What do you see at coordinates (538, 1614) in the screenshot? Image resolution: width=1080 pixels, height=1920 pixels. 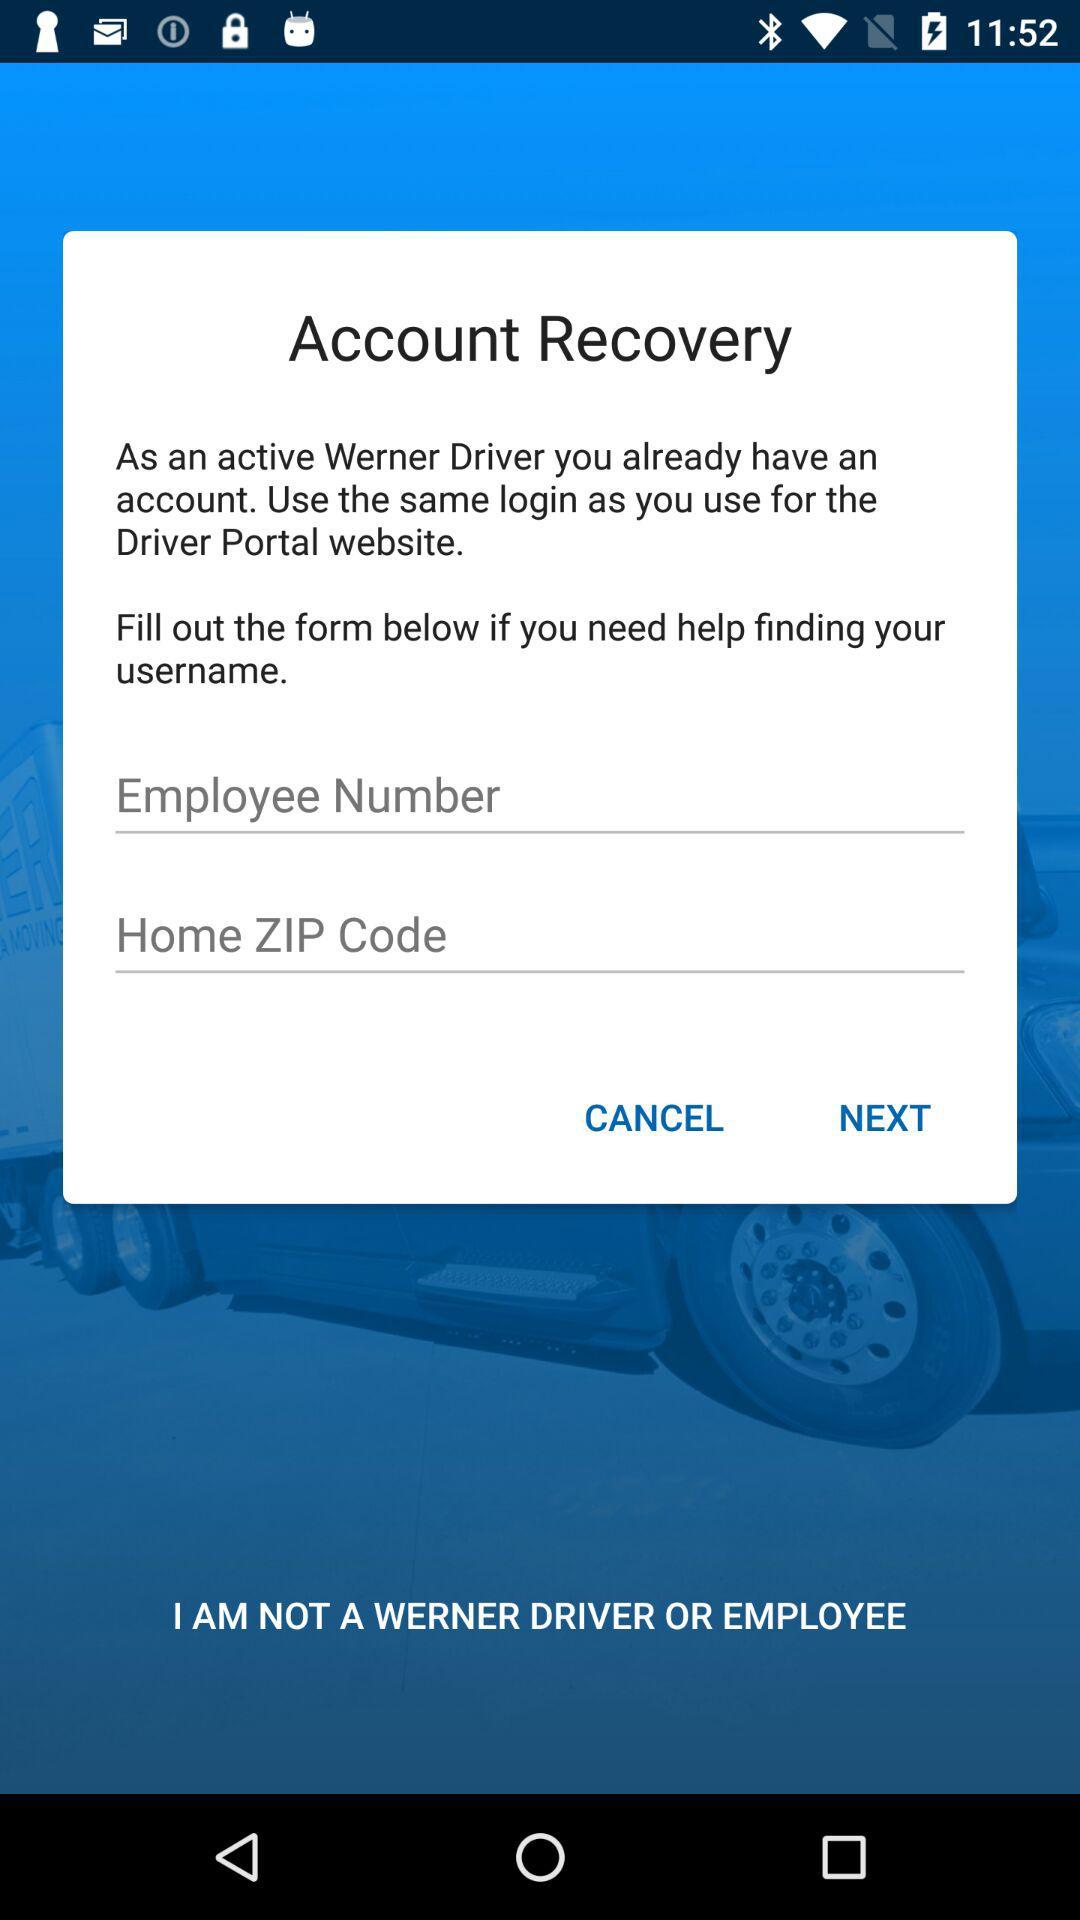 I see `the i am not item` at bounding box center [538, 1614].